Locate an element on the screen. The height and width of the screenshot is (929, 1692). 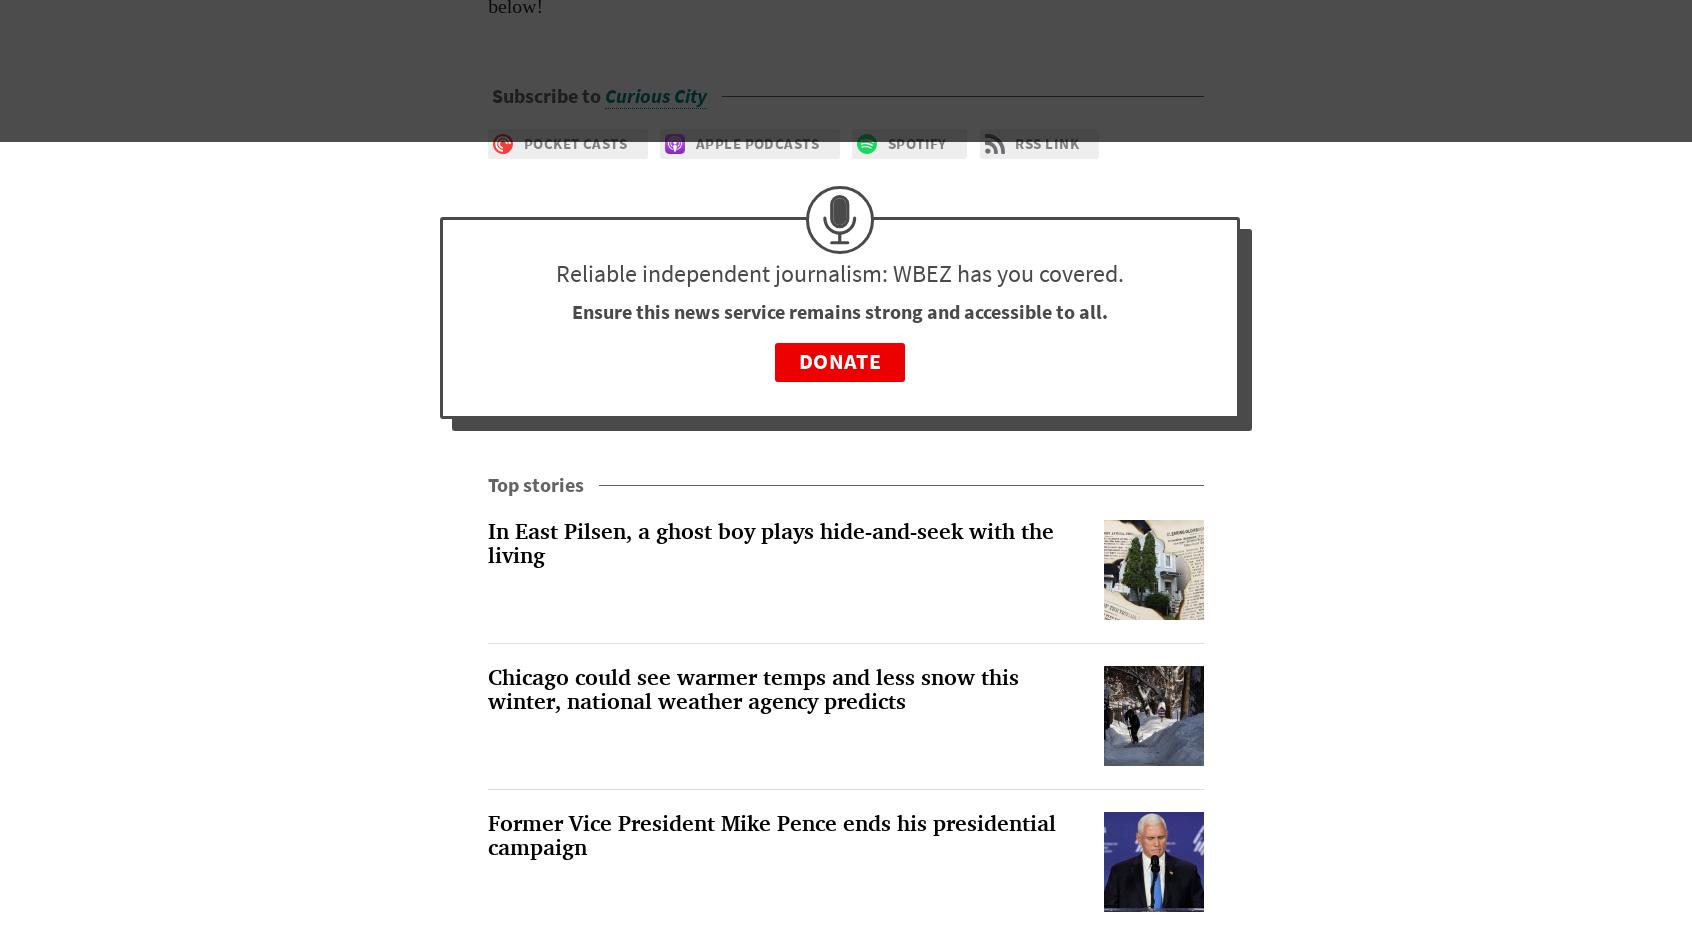
'Subscribe to' is located at coordinates (548, 95).